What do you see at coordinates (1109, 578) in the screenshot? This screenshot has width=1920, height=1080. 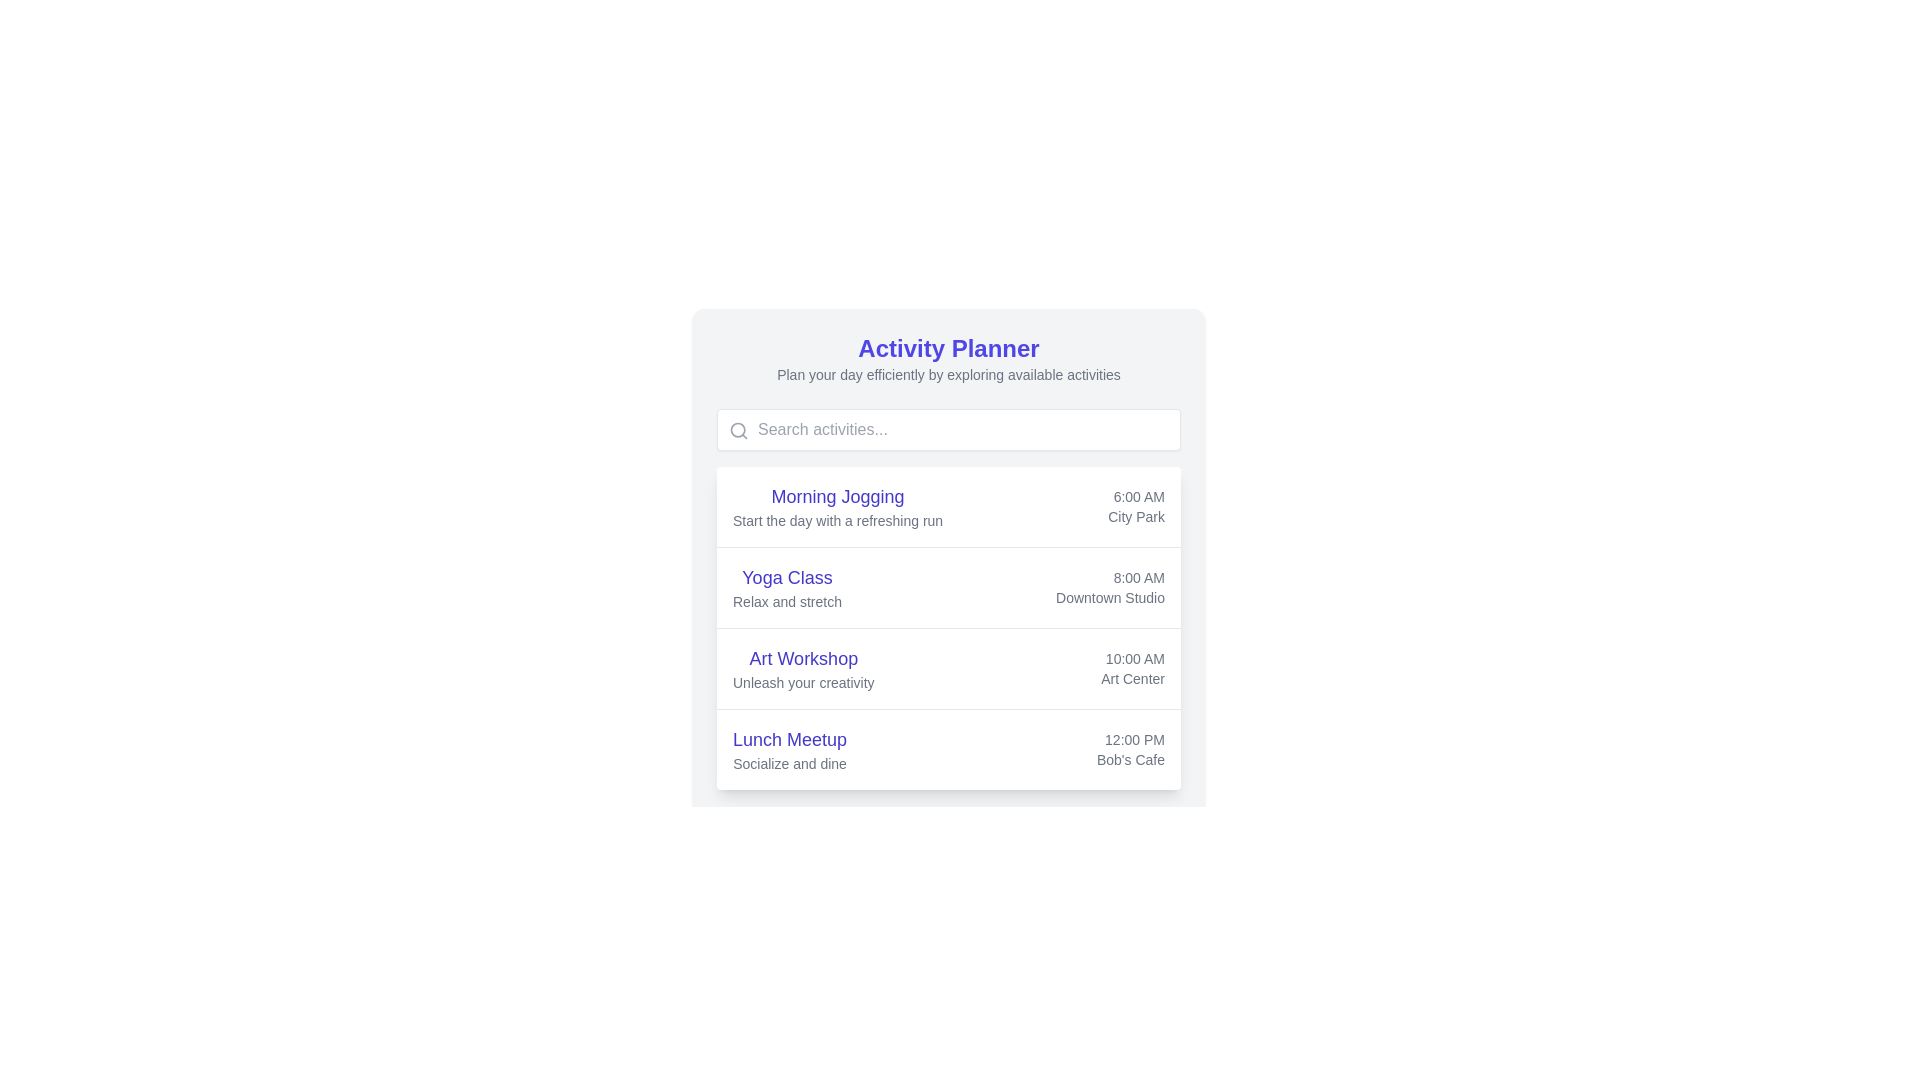 I see `the text label displaying '8:00 AM' in a light-gray font, located in the second row of the activity list, next to 'Yoga Class.'` at bounding box center [1109, 578].